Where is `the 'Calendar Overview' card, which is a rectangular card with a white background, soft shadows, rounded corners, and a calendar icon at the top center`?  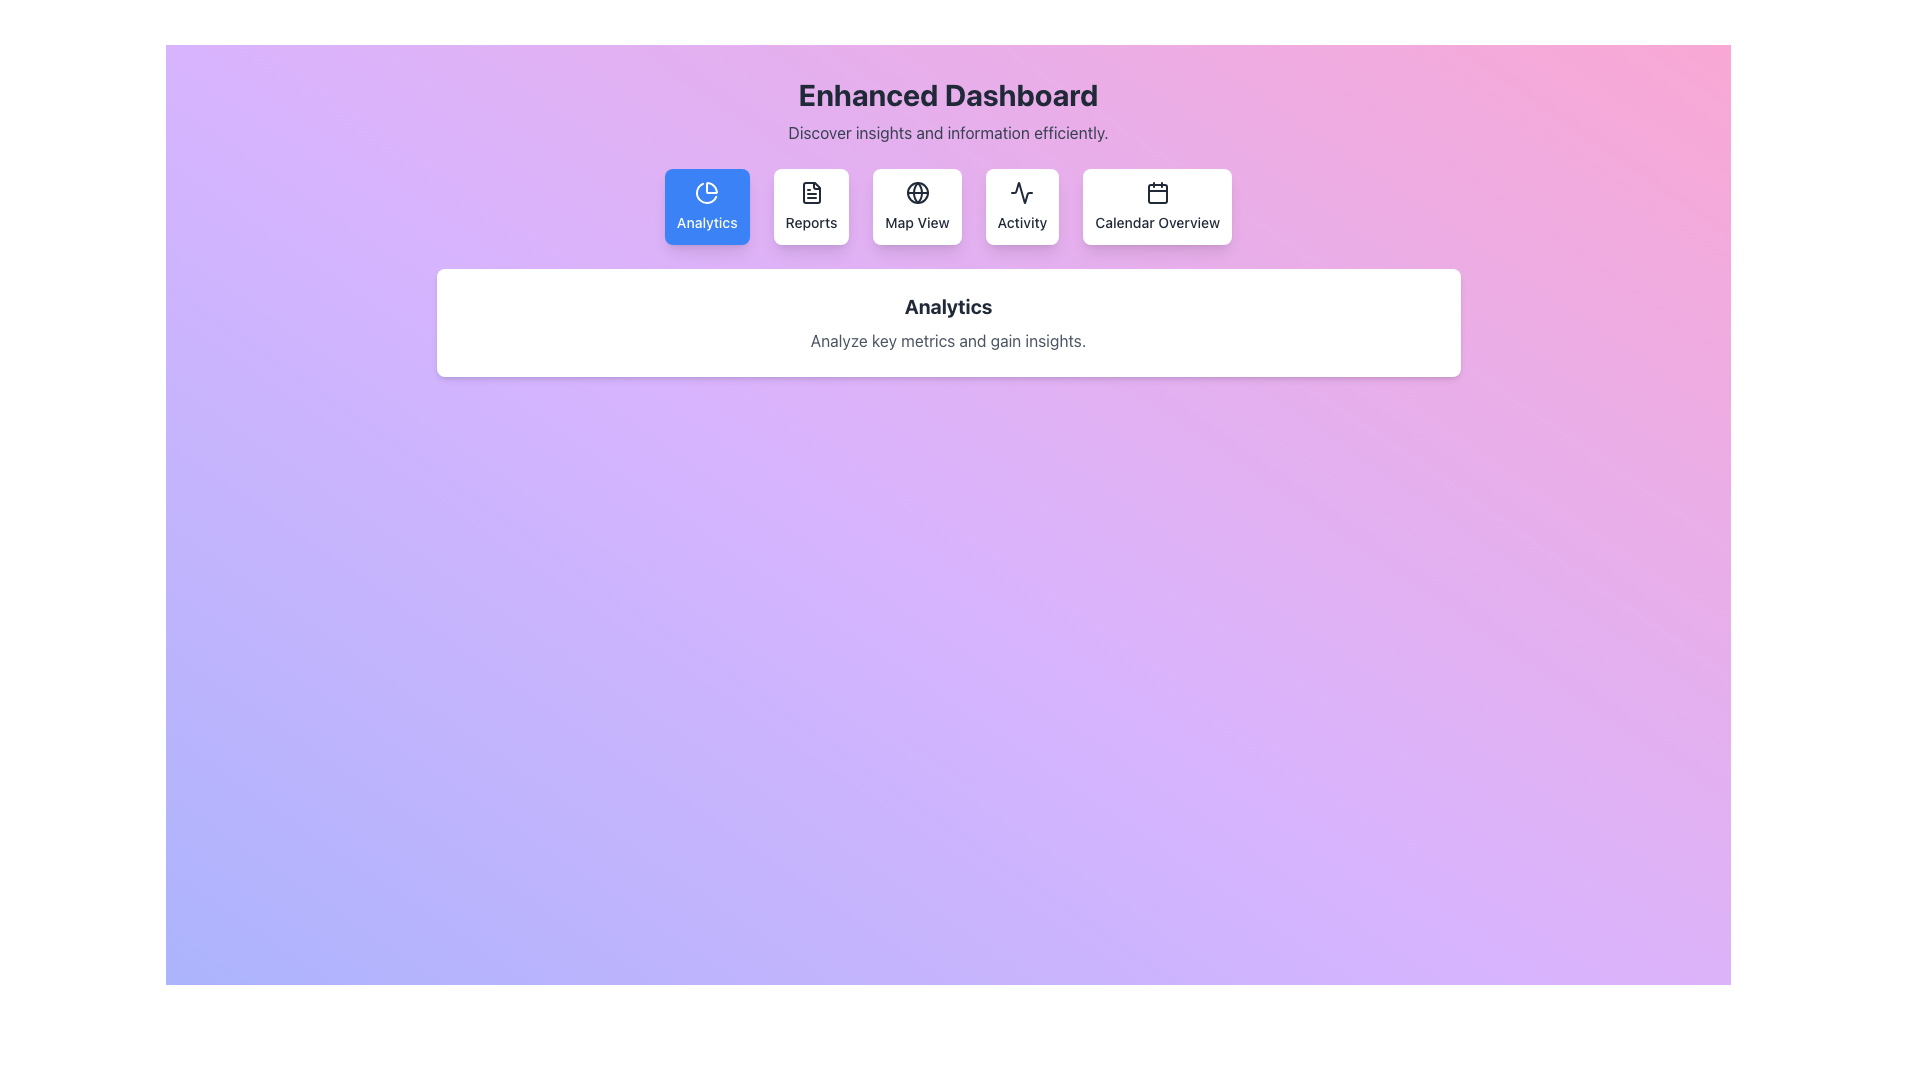
the 'Calendar Overview' card, which is a rectangular card with a white background, soft shadows, rounded corners, and a calendar icon at the top center is located at coordinates (1157, 207).